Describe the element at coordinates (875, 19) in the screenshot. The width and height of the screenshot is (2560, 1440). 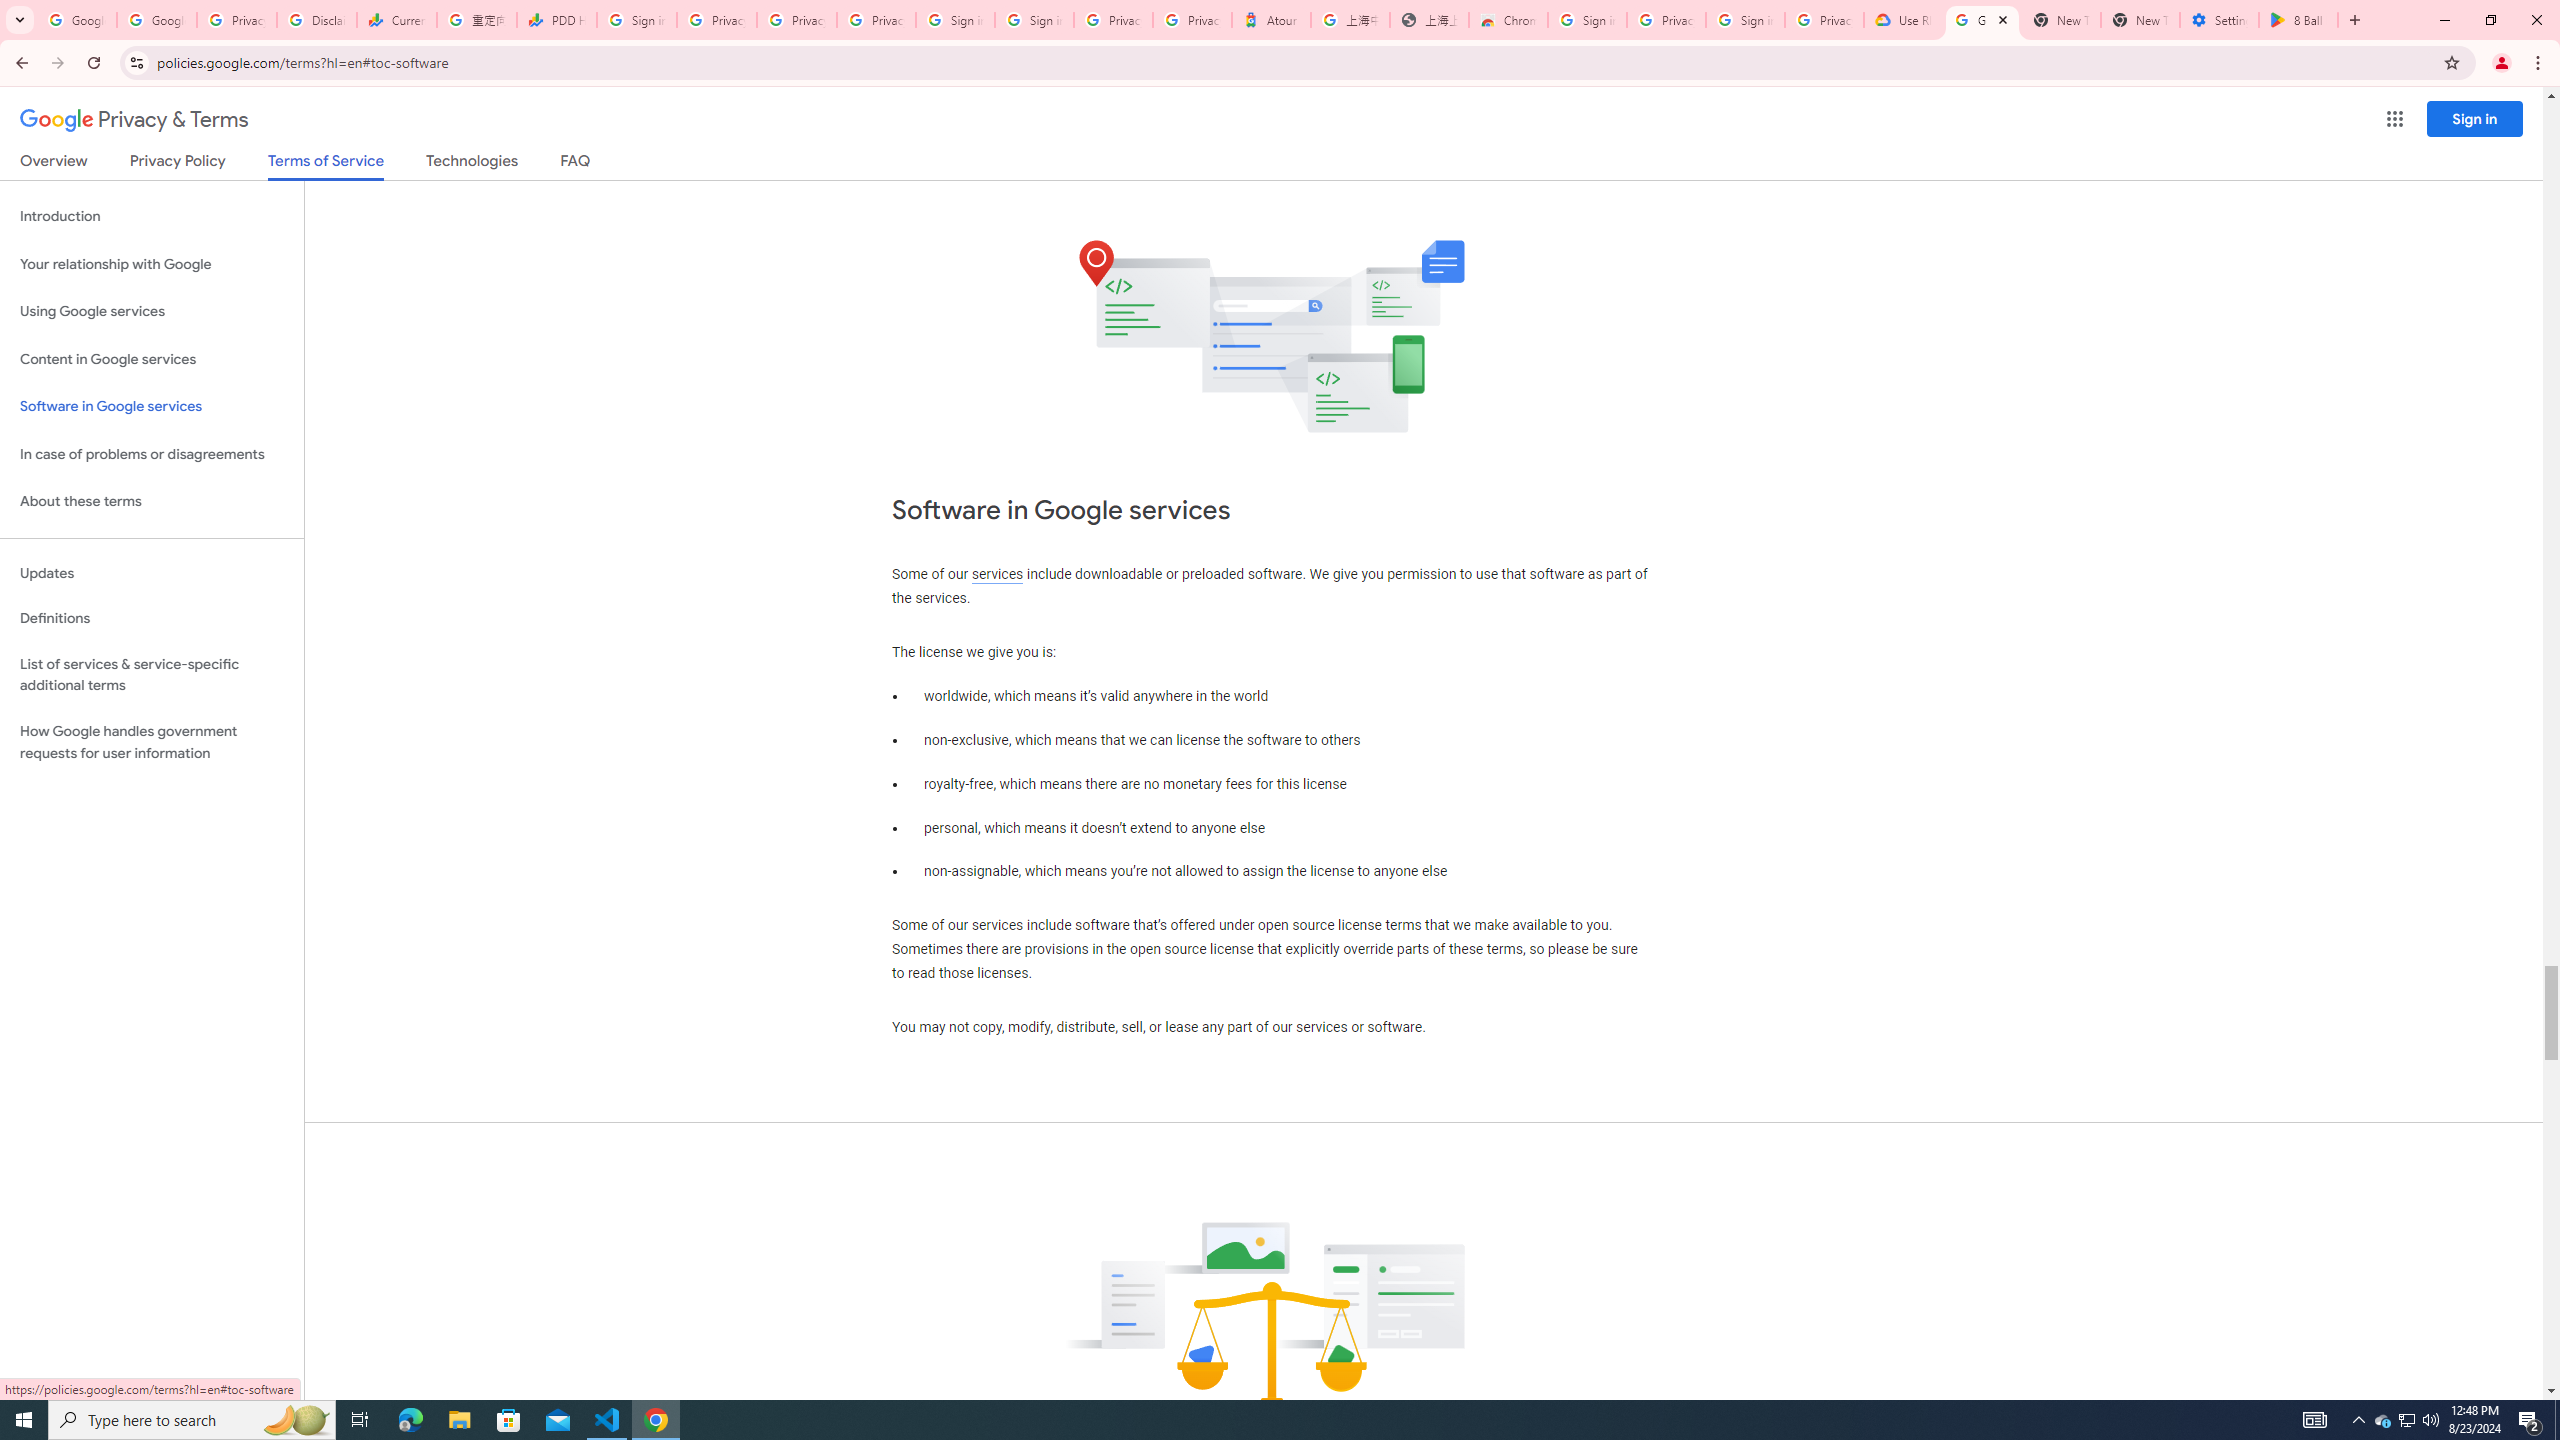
I see `'Privacy Checkup'` at that location.